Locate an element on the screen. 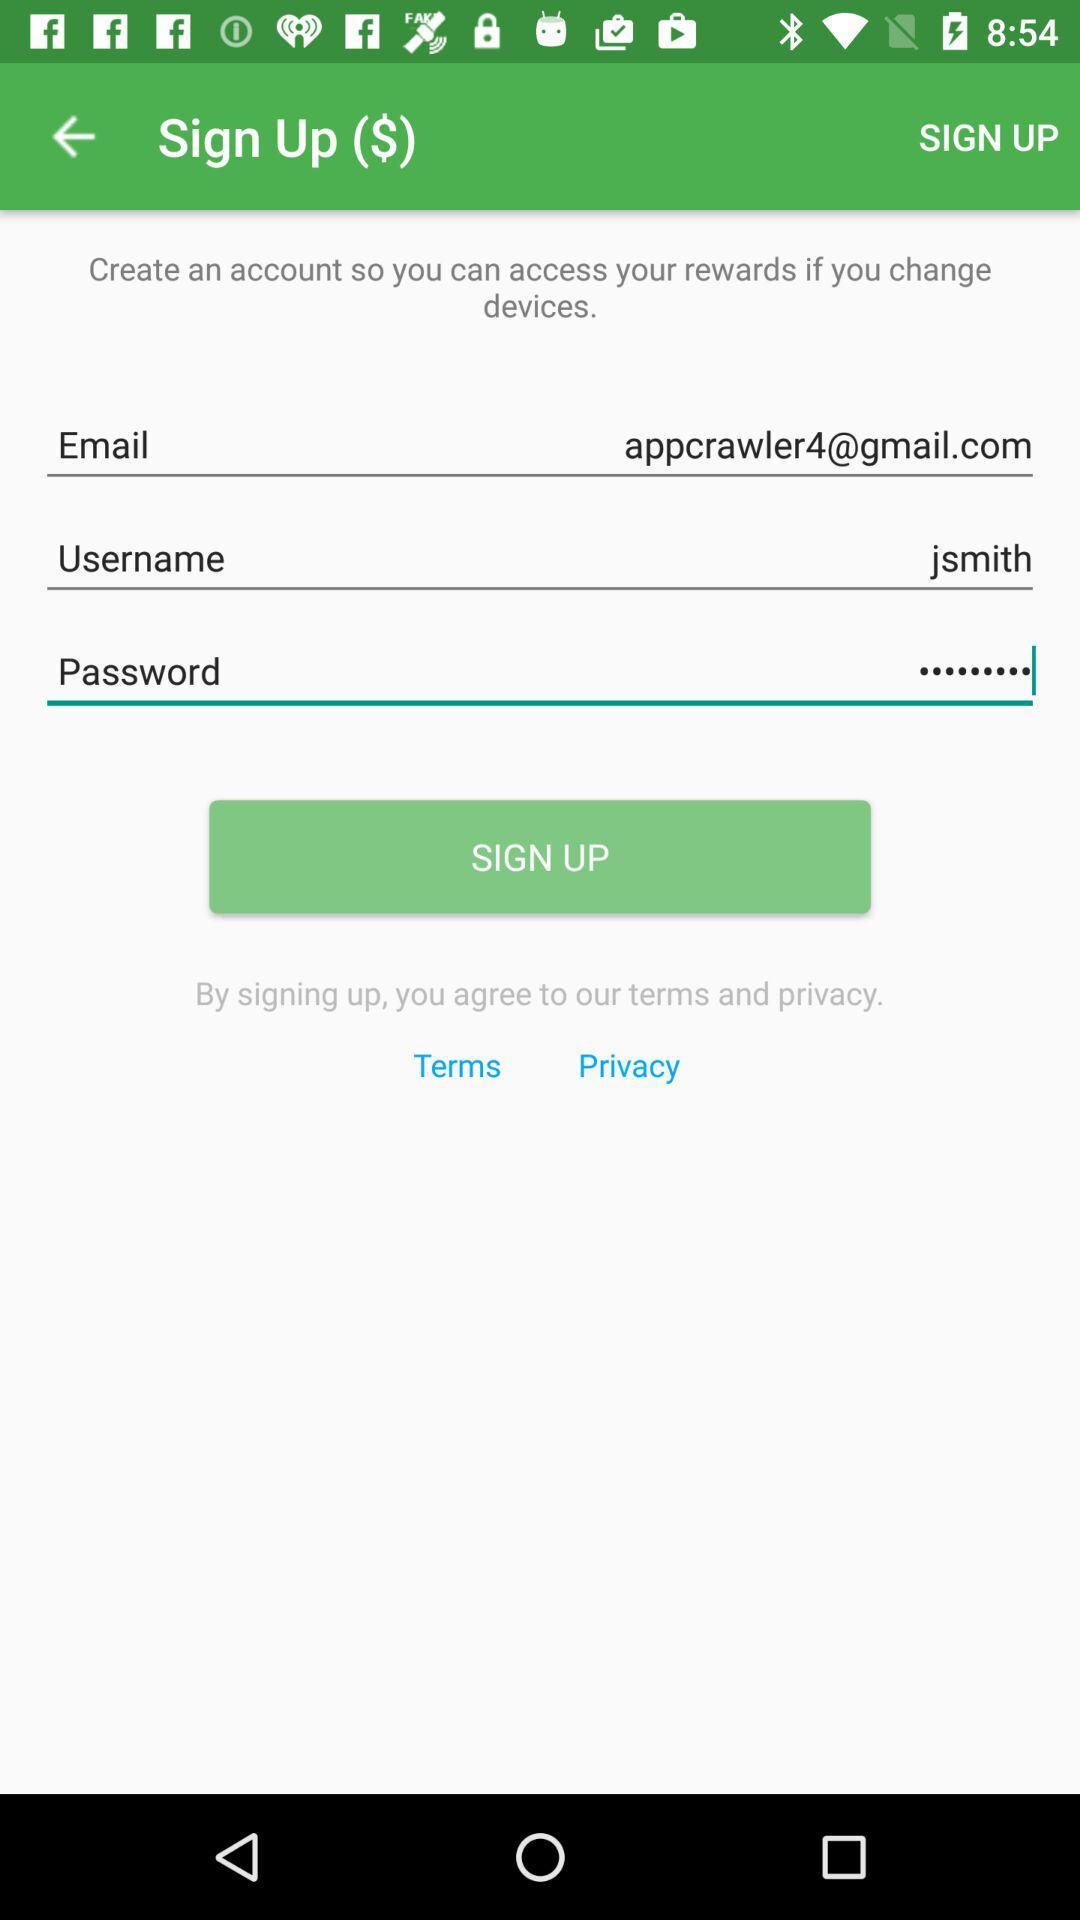 This screenshot has width=1080, height=1920. the app to the left of sign up ($) app is located at coordinates (72, 135).